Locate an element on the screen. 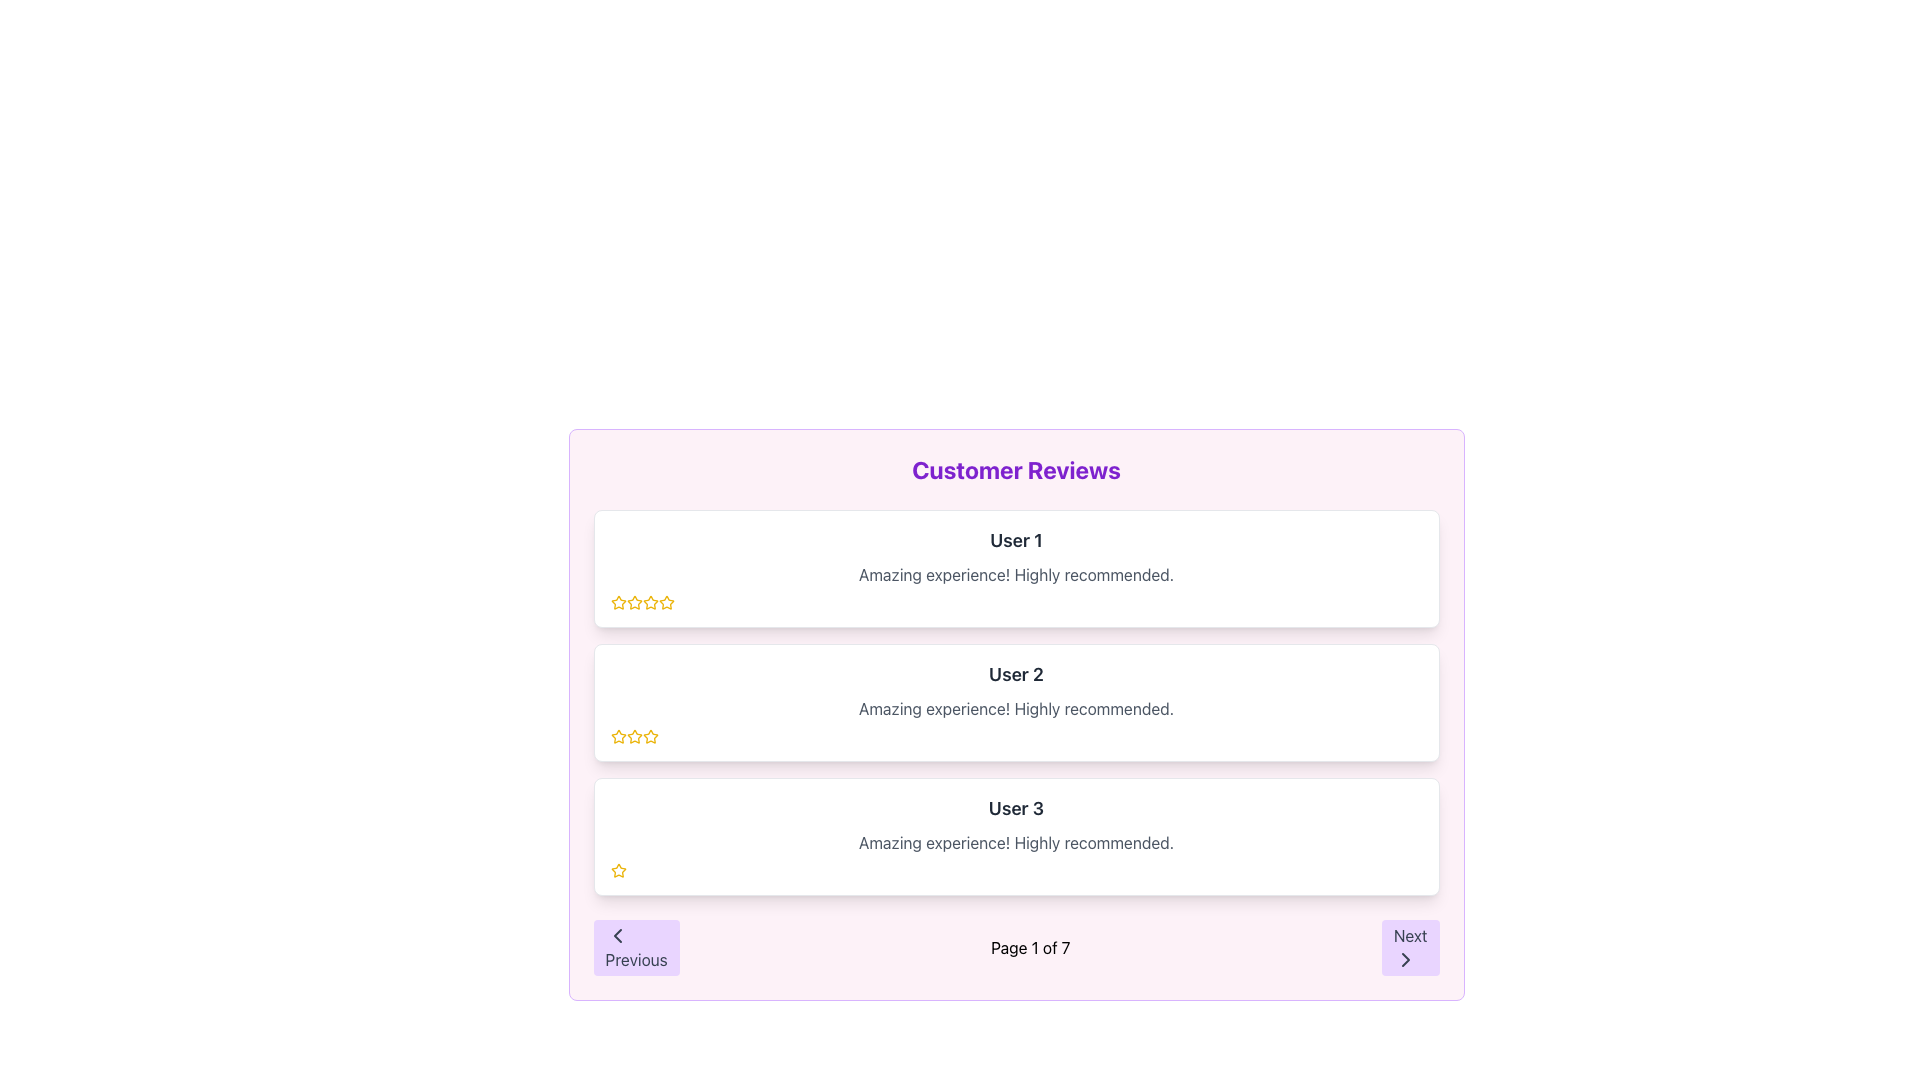  the second star in the graphical rating system is located at coordinates (633, 736).